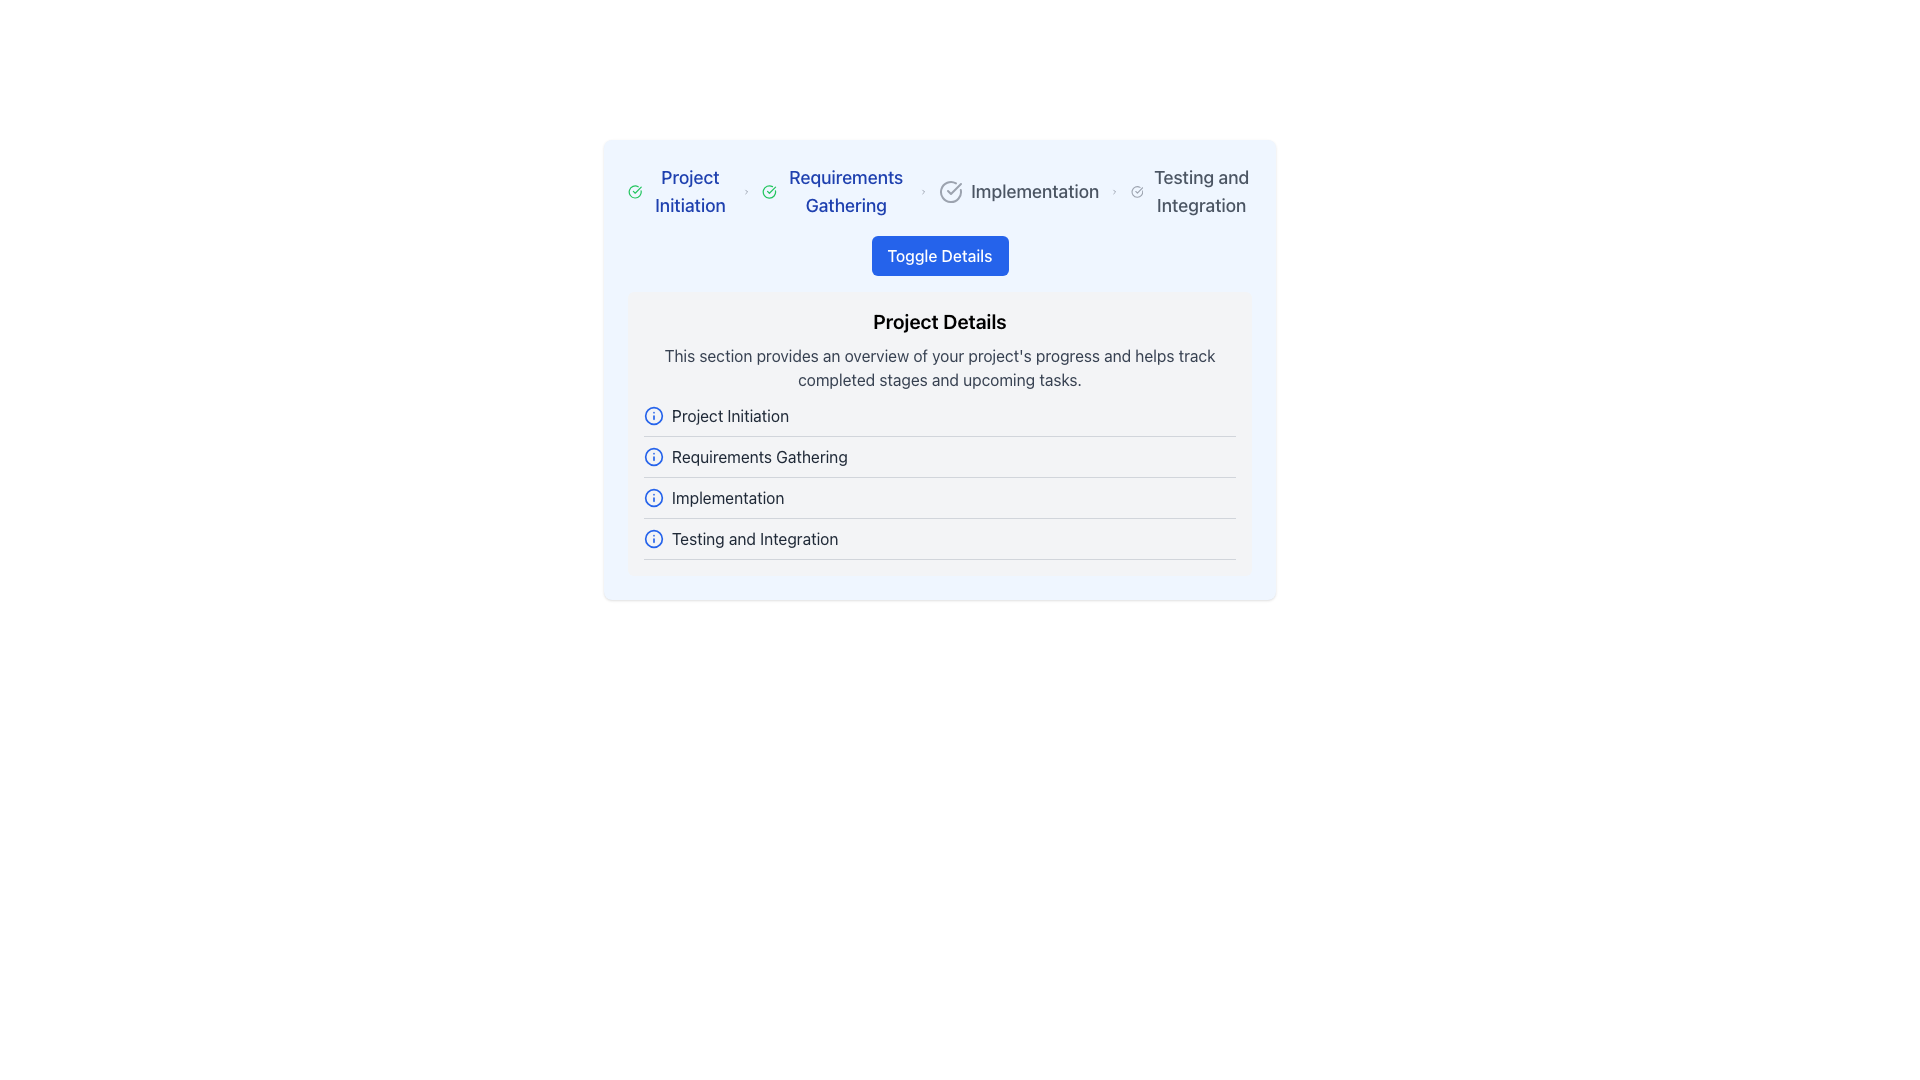 The width and height of the screenshot is (1920, 1080). What do you see at coordinates (950, 192) in the screenshot?
I see `the circular SVG progress indicator with a checkmark that represents the 'Implementation' stage in the breadcrumb navigation section` at bounding box center [950, 192].